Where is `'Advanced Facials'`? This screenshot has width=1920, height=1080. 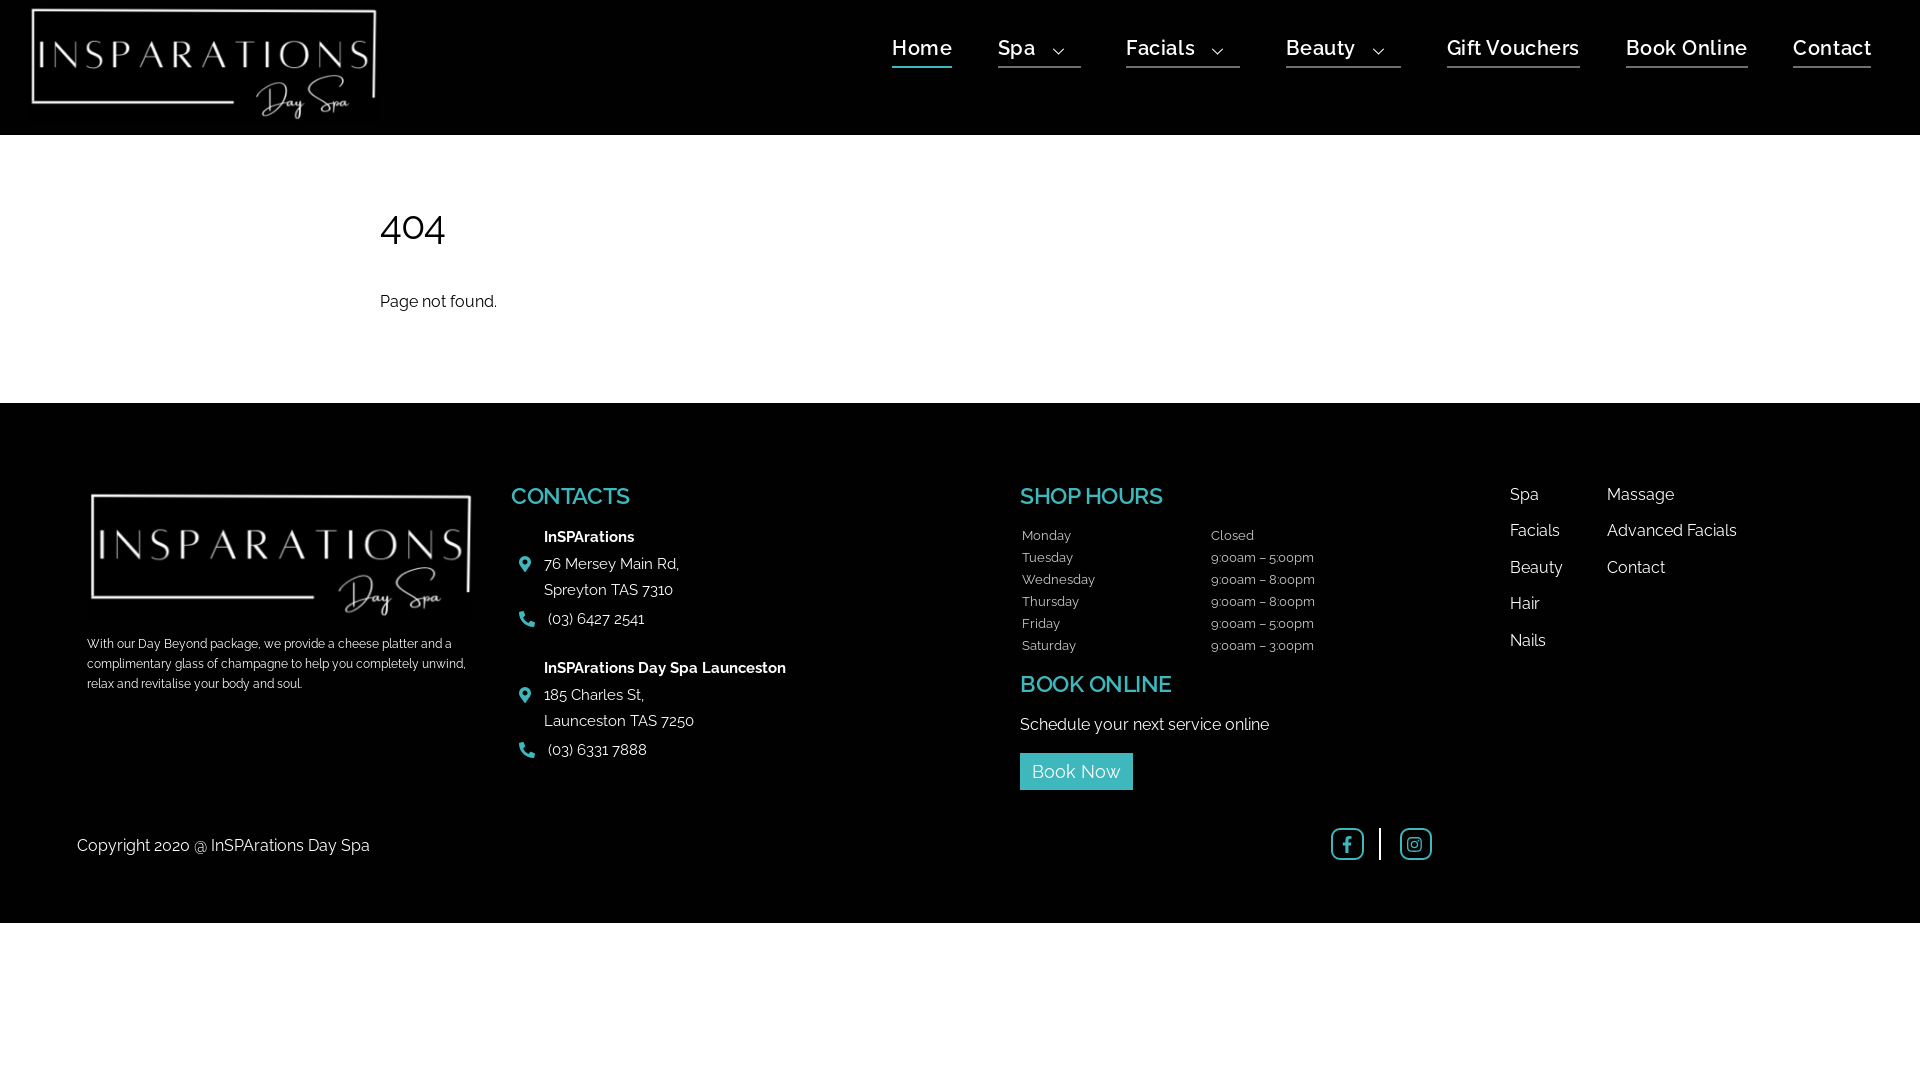
'Advanced Facials' is located at coordinates (1722, 530).